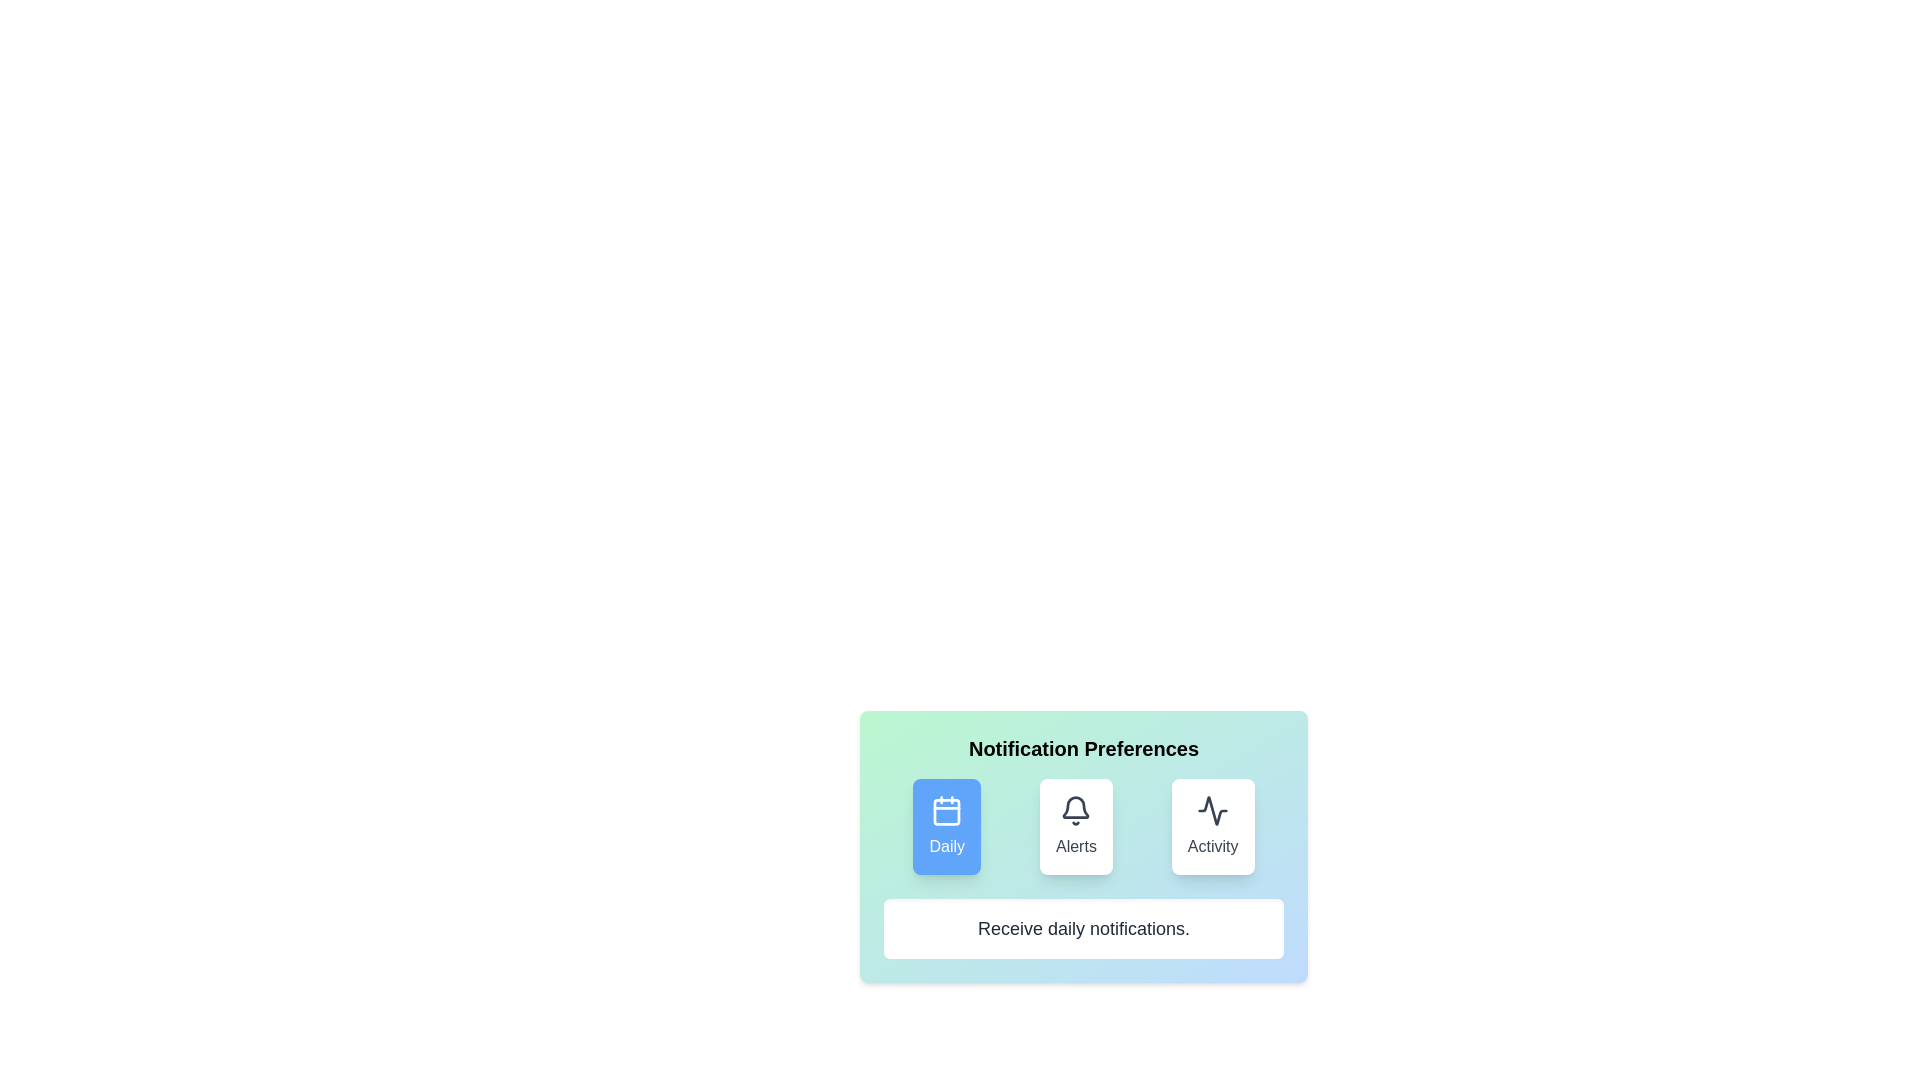  Describe the element at coordinates (946, 826) in the screenshot. I see `the Daily button to change the notification type` at that location.